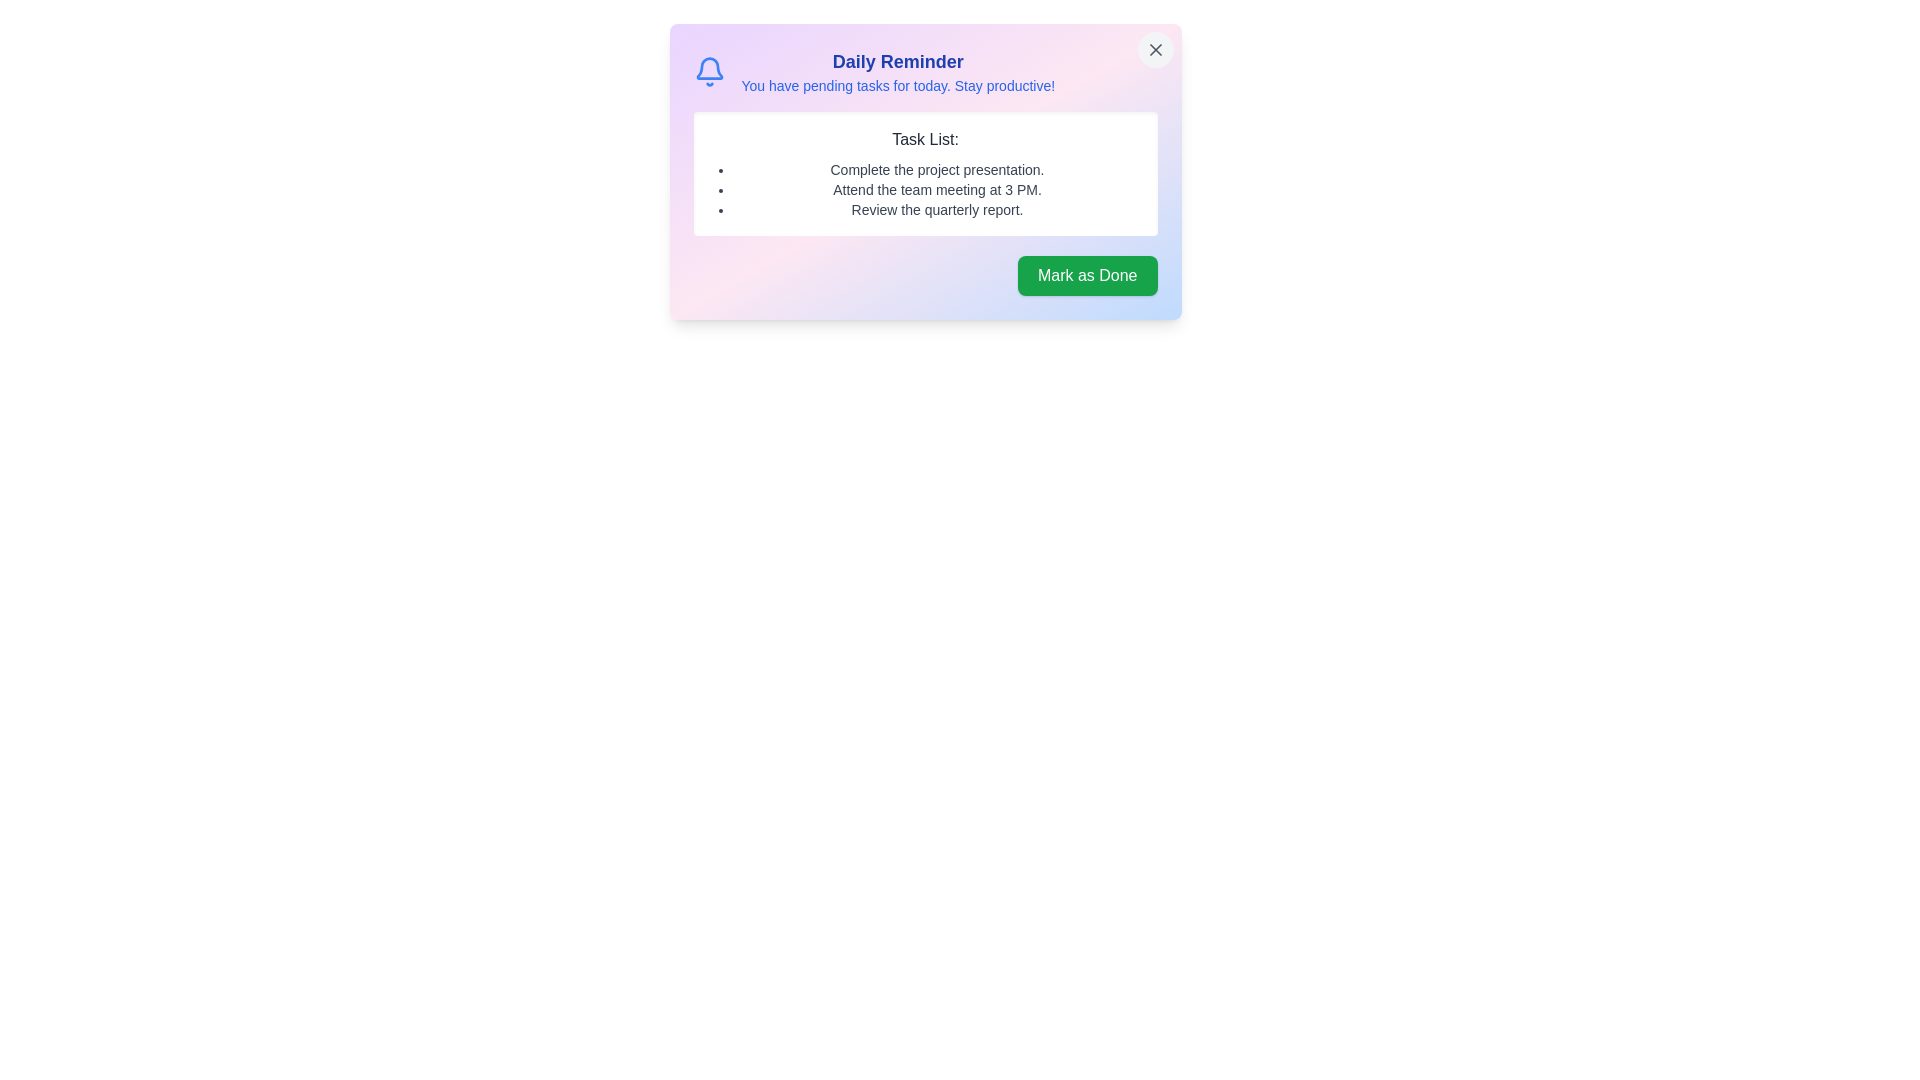 The width and height of the screenshot is (1920, 1080). Describe the element at coordinates (1155, 49) in the screenshot. I see `the close button located at the top-right corner of the notification` at that location.